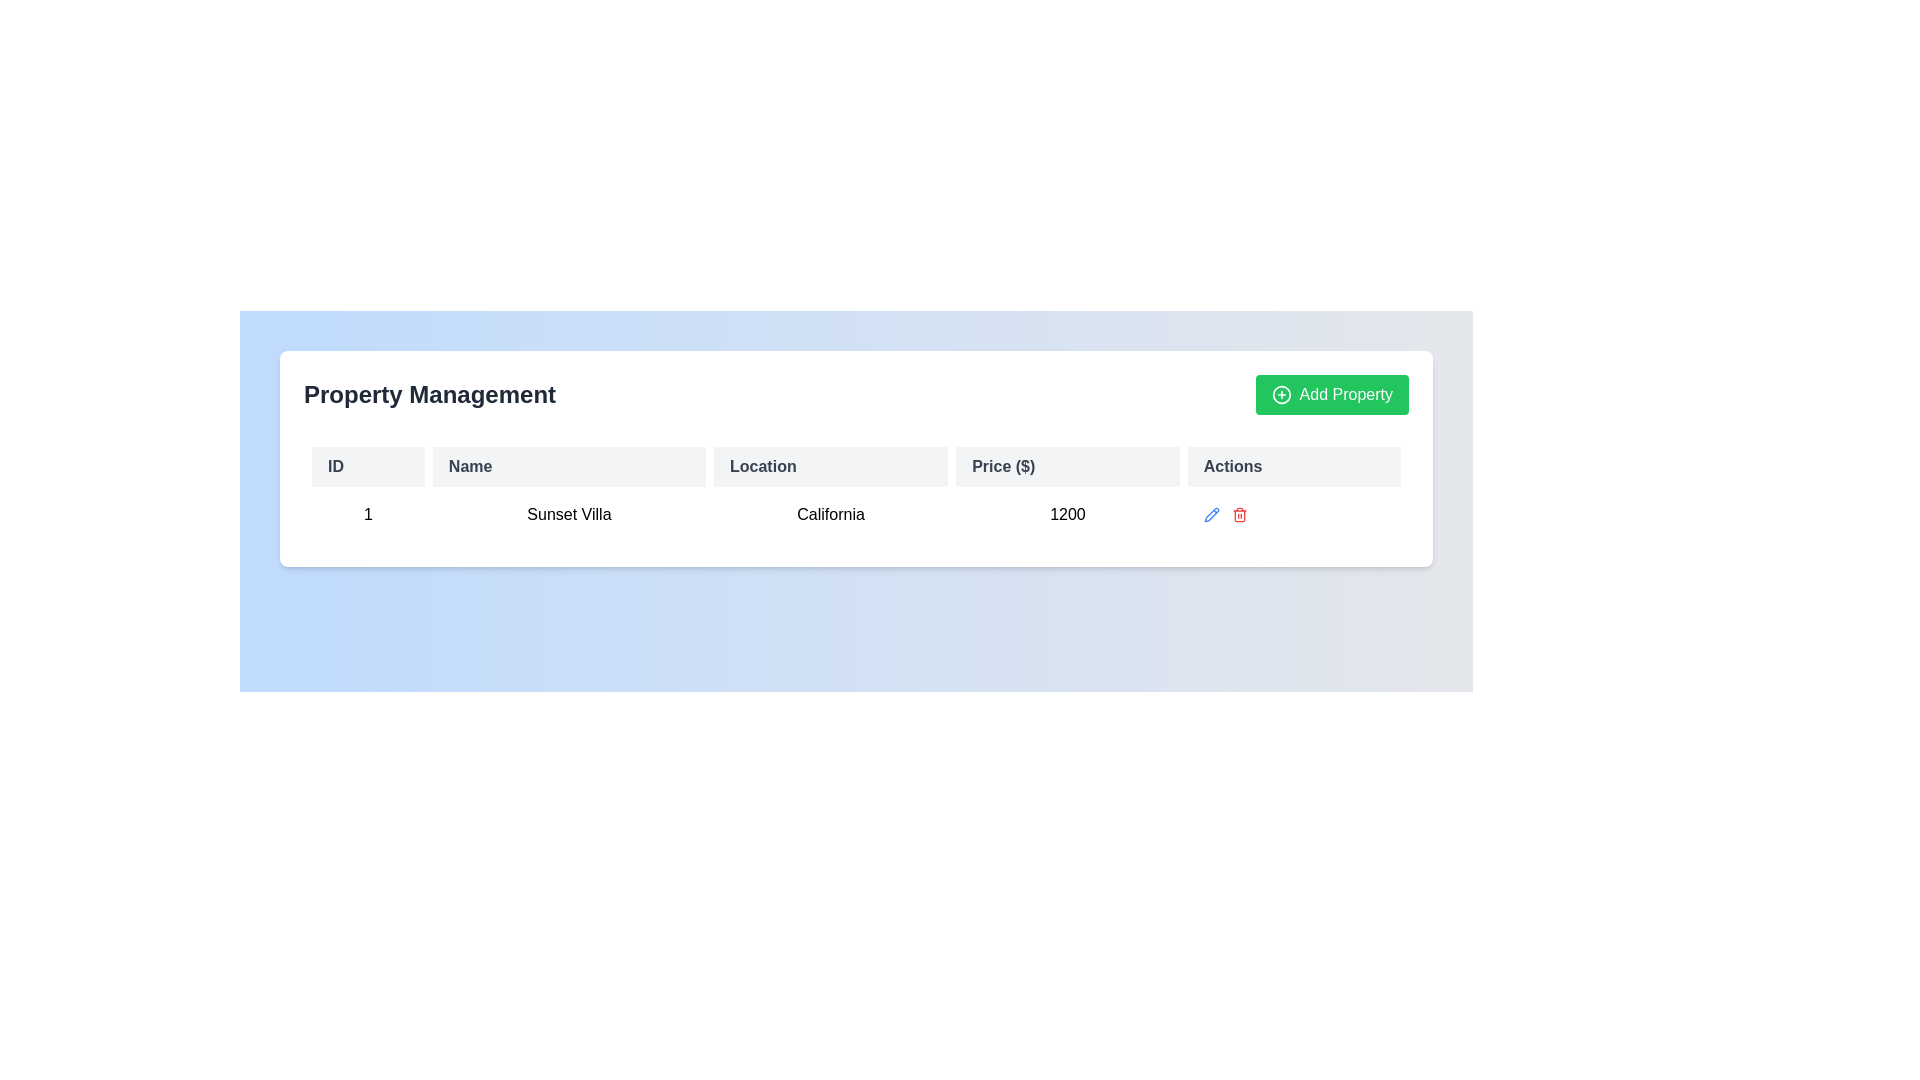  I want to click on the bold, black numeral '1' text label located in the first column of the table row under the 'ID' header, so click(368, 514).